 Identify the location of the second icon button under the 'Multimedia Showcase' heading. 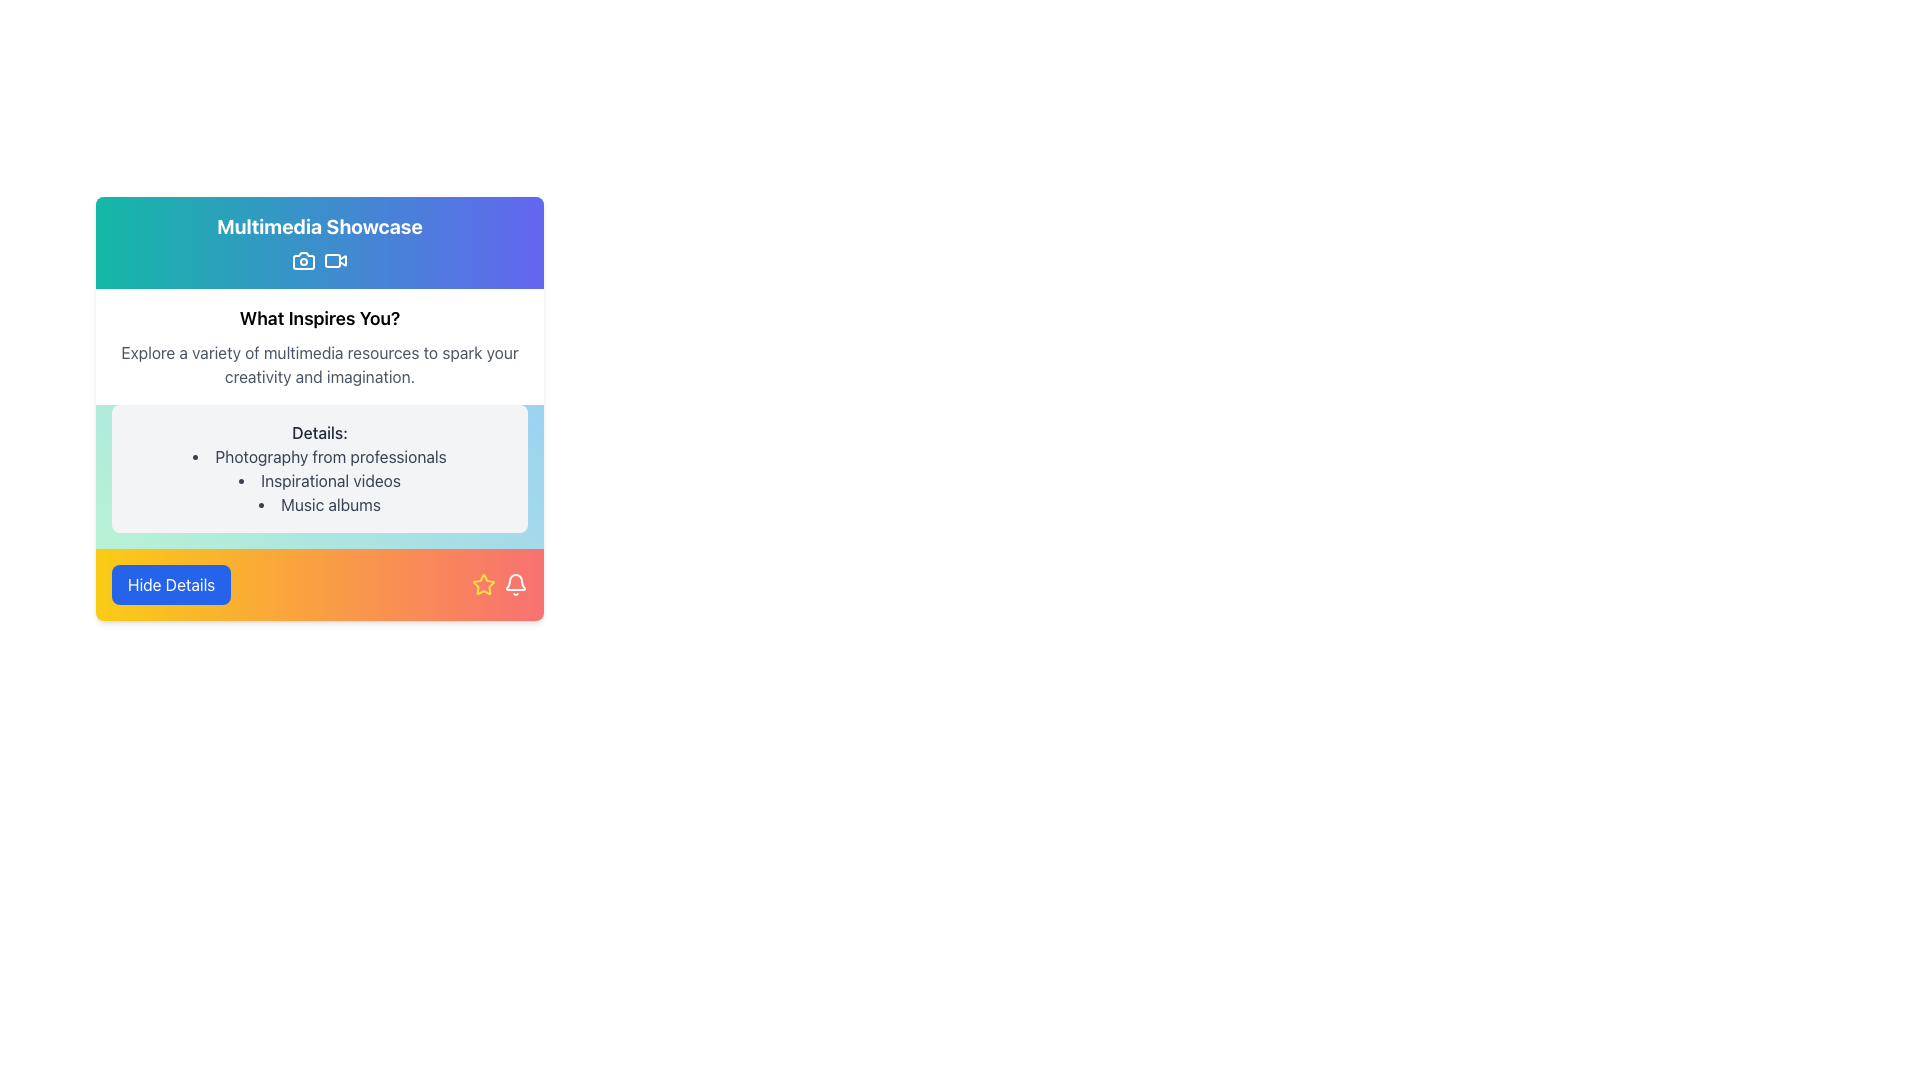
(336, 260).